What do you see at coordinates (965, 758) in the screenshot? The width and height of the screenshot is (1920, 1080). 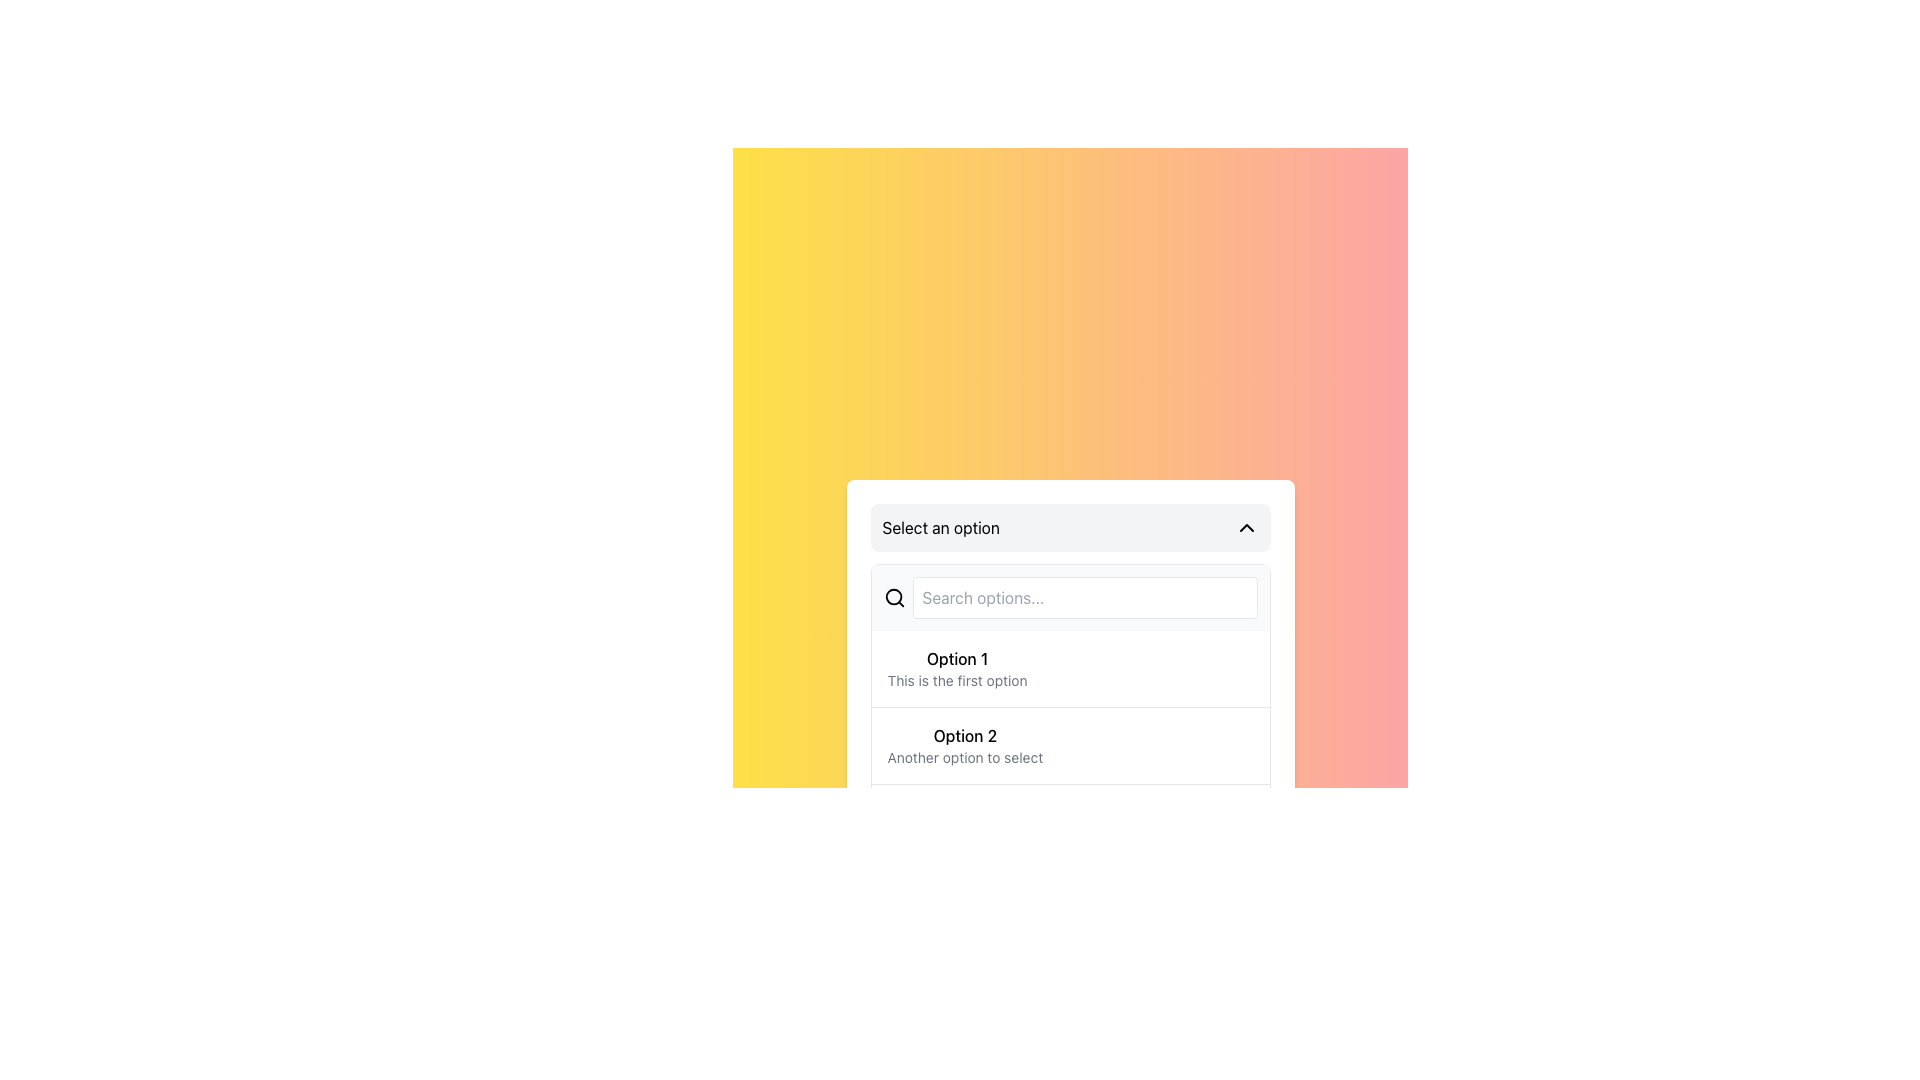 I see `the text label reading 'Another option to select', which is a descriptive subtitle positioned beneath 'Option 2' in the dropdown menu` at bounding box center [965, 758].